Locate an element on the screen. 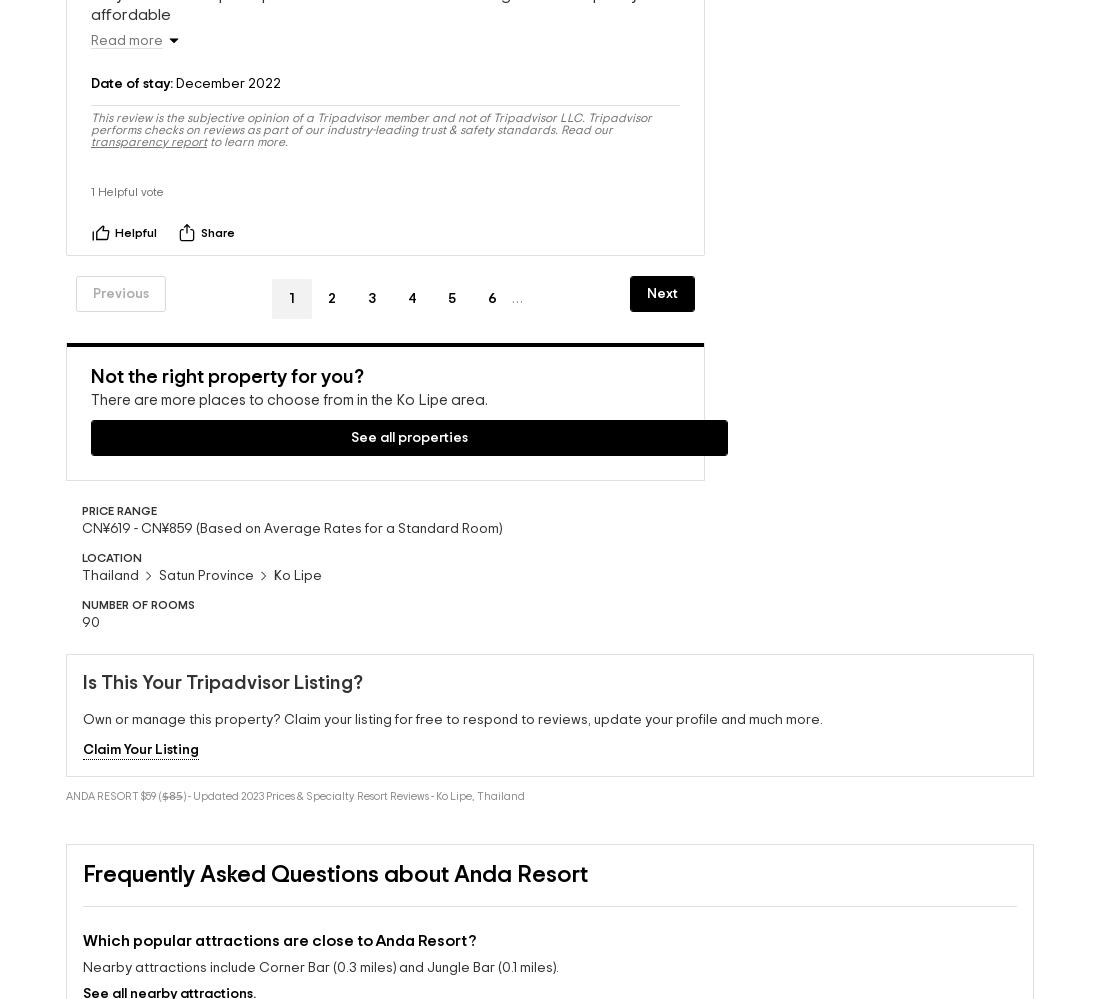  'Not the right property for you?' is located at coordinates (227, 343).